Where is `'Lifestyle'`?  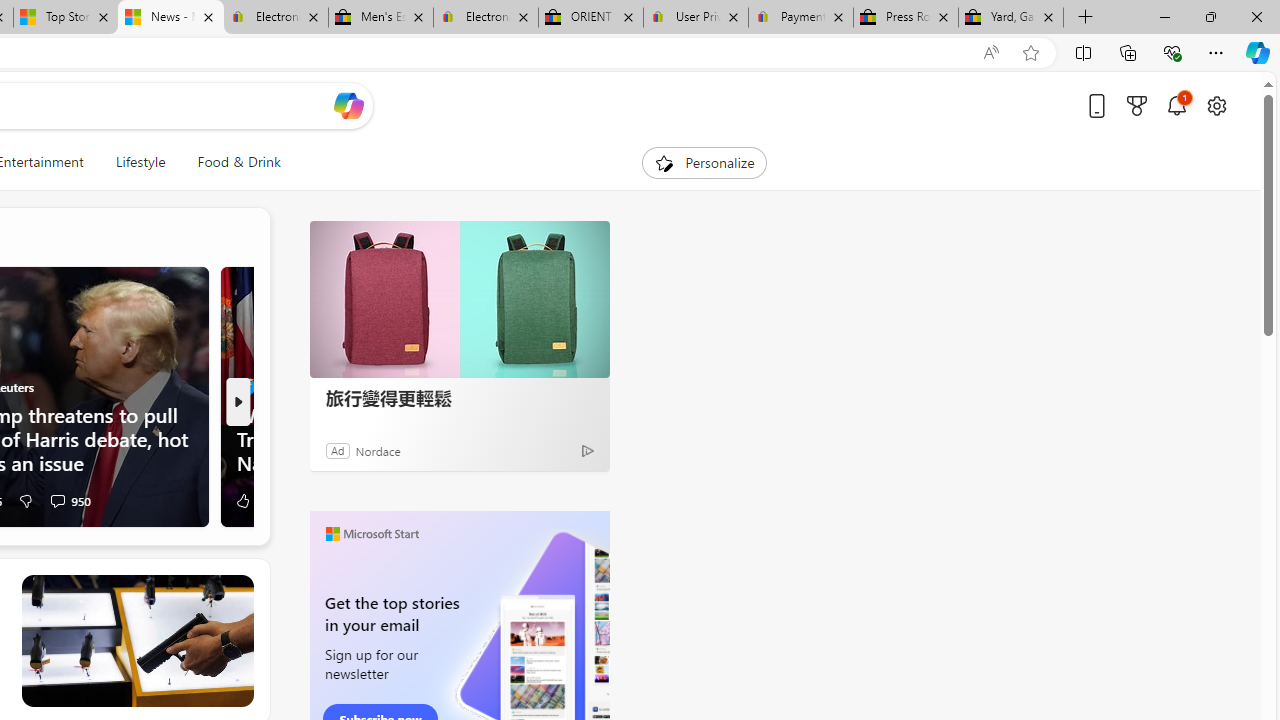
'Lifestyle' is located at coordinates (139, 162).